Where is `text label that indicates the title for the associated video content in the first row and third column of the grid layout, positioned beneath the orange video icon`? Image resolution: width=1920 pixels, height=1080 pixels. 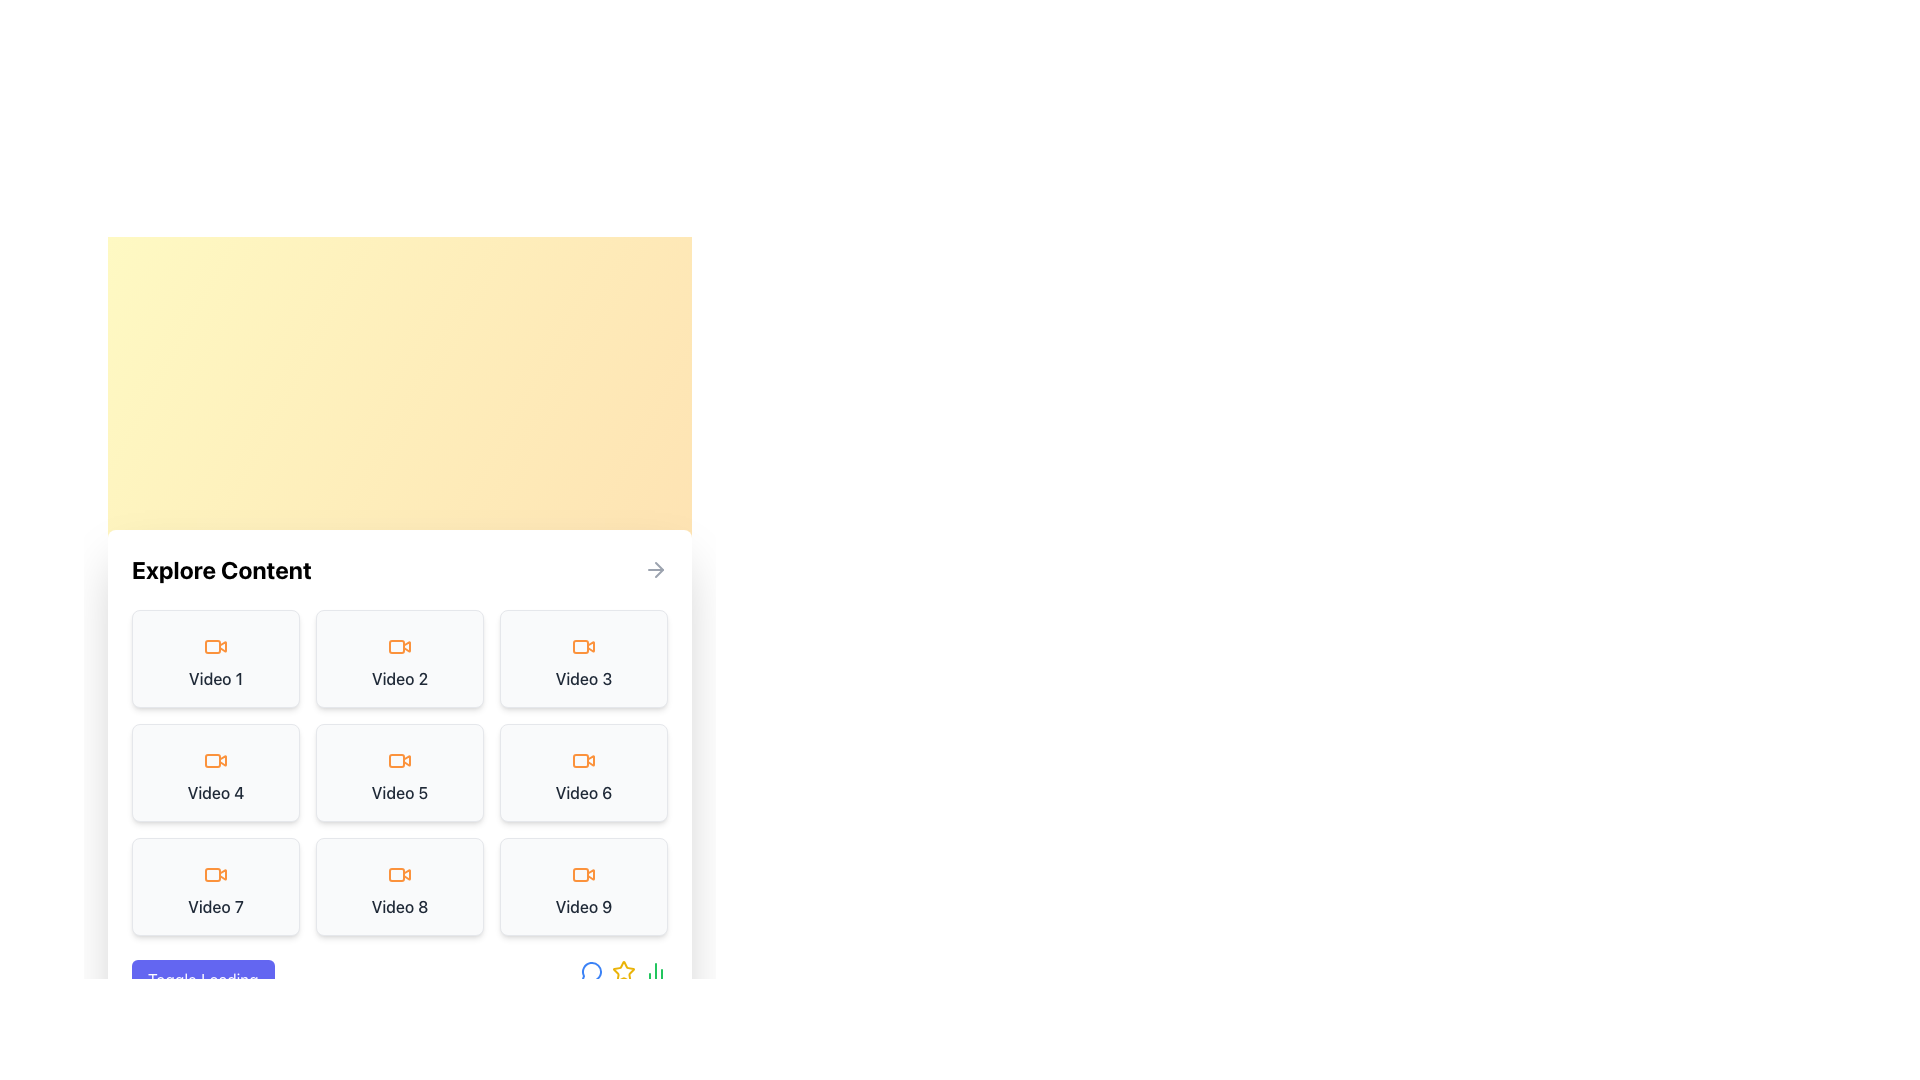 text label that indicates the title for the associated video content in the first row and third column of the grid layout, positioned beneath the orange video icon is located at coordinates (583, 677).